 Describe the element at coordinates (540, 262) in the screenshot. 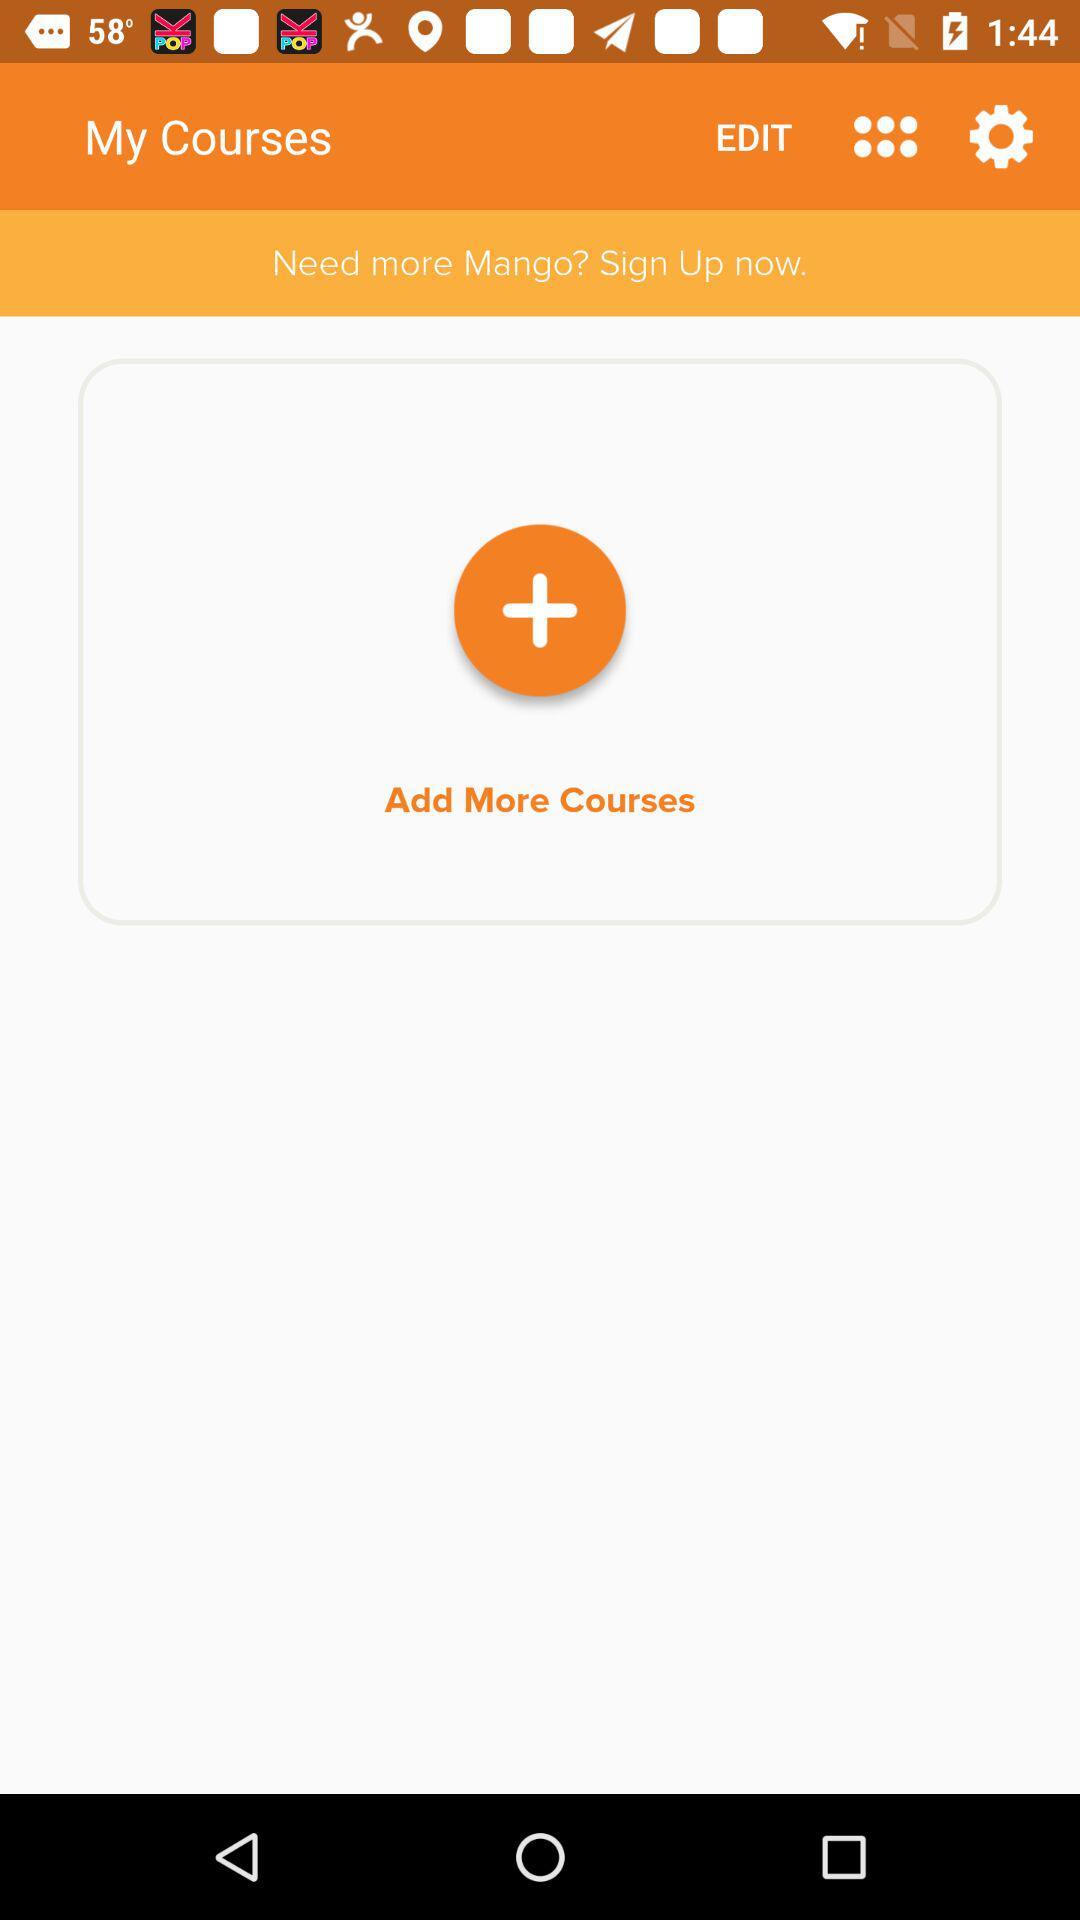

I see `icon below the edit` at that location.